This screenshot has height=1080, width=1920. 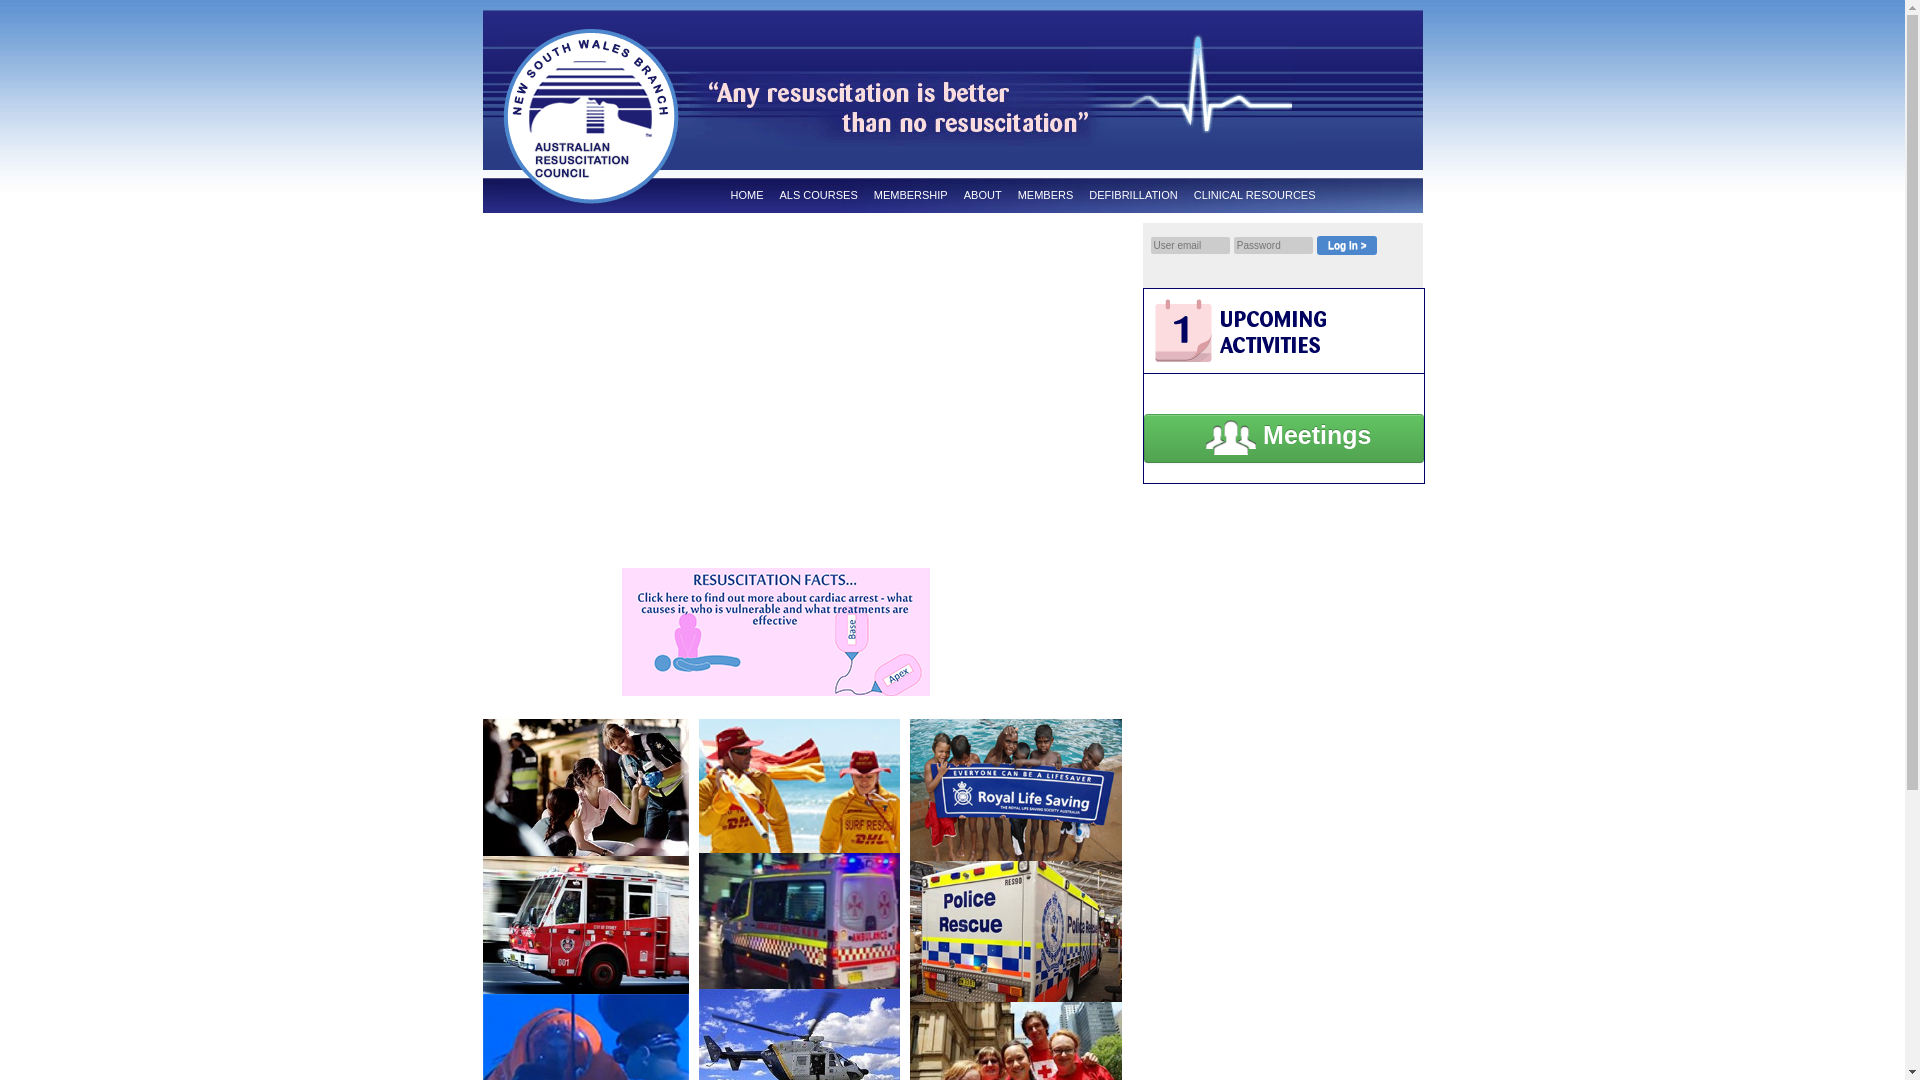 What do you see at coordinates (1347, 244) in the screenshot?
I see `'Log In >'` at bounding box center [1347, 244].